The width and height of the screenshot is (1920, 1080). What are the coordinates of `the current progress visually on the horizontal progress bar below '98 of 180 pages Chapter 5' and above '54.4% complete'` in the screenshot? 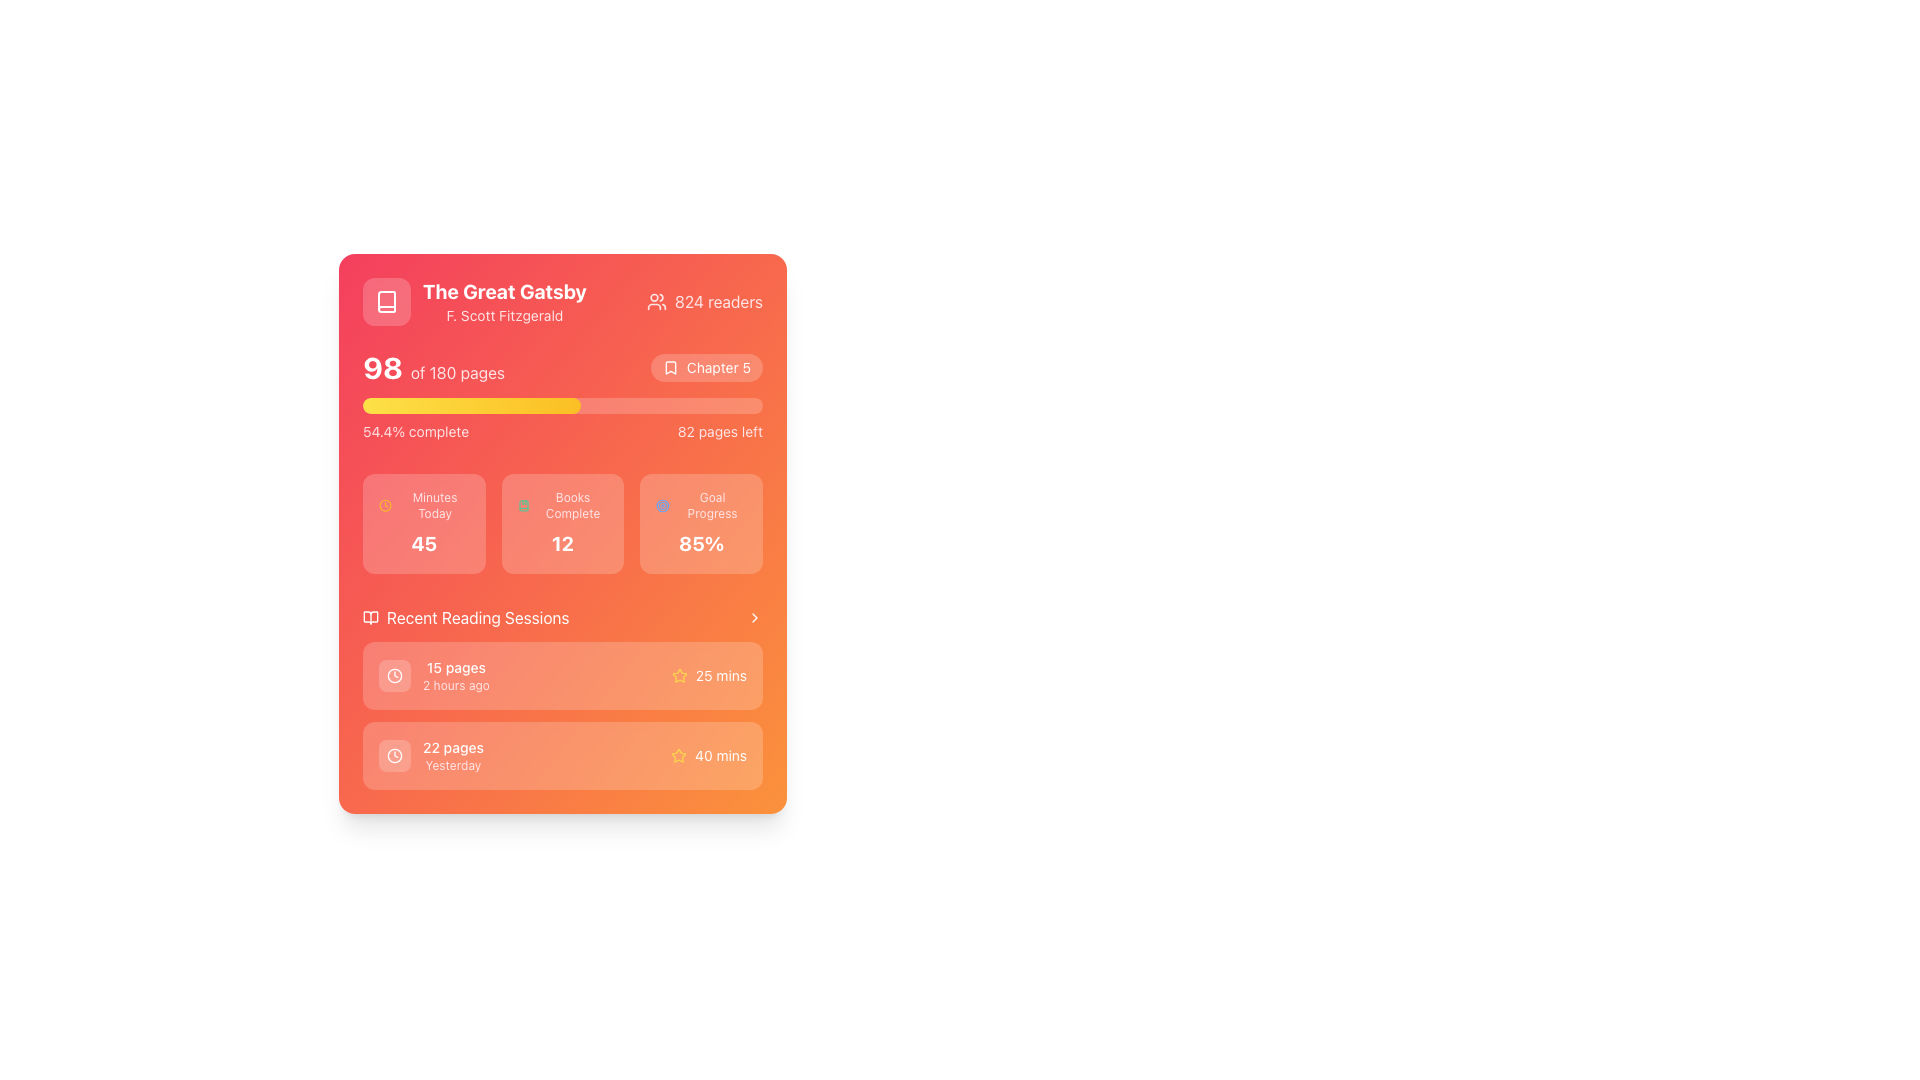 It's located at (561, 405).